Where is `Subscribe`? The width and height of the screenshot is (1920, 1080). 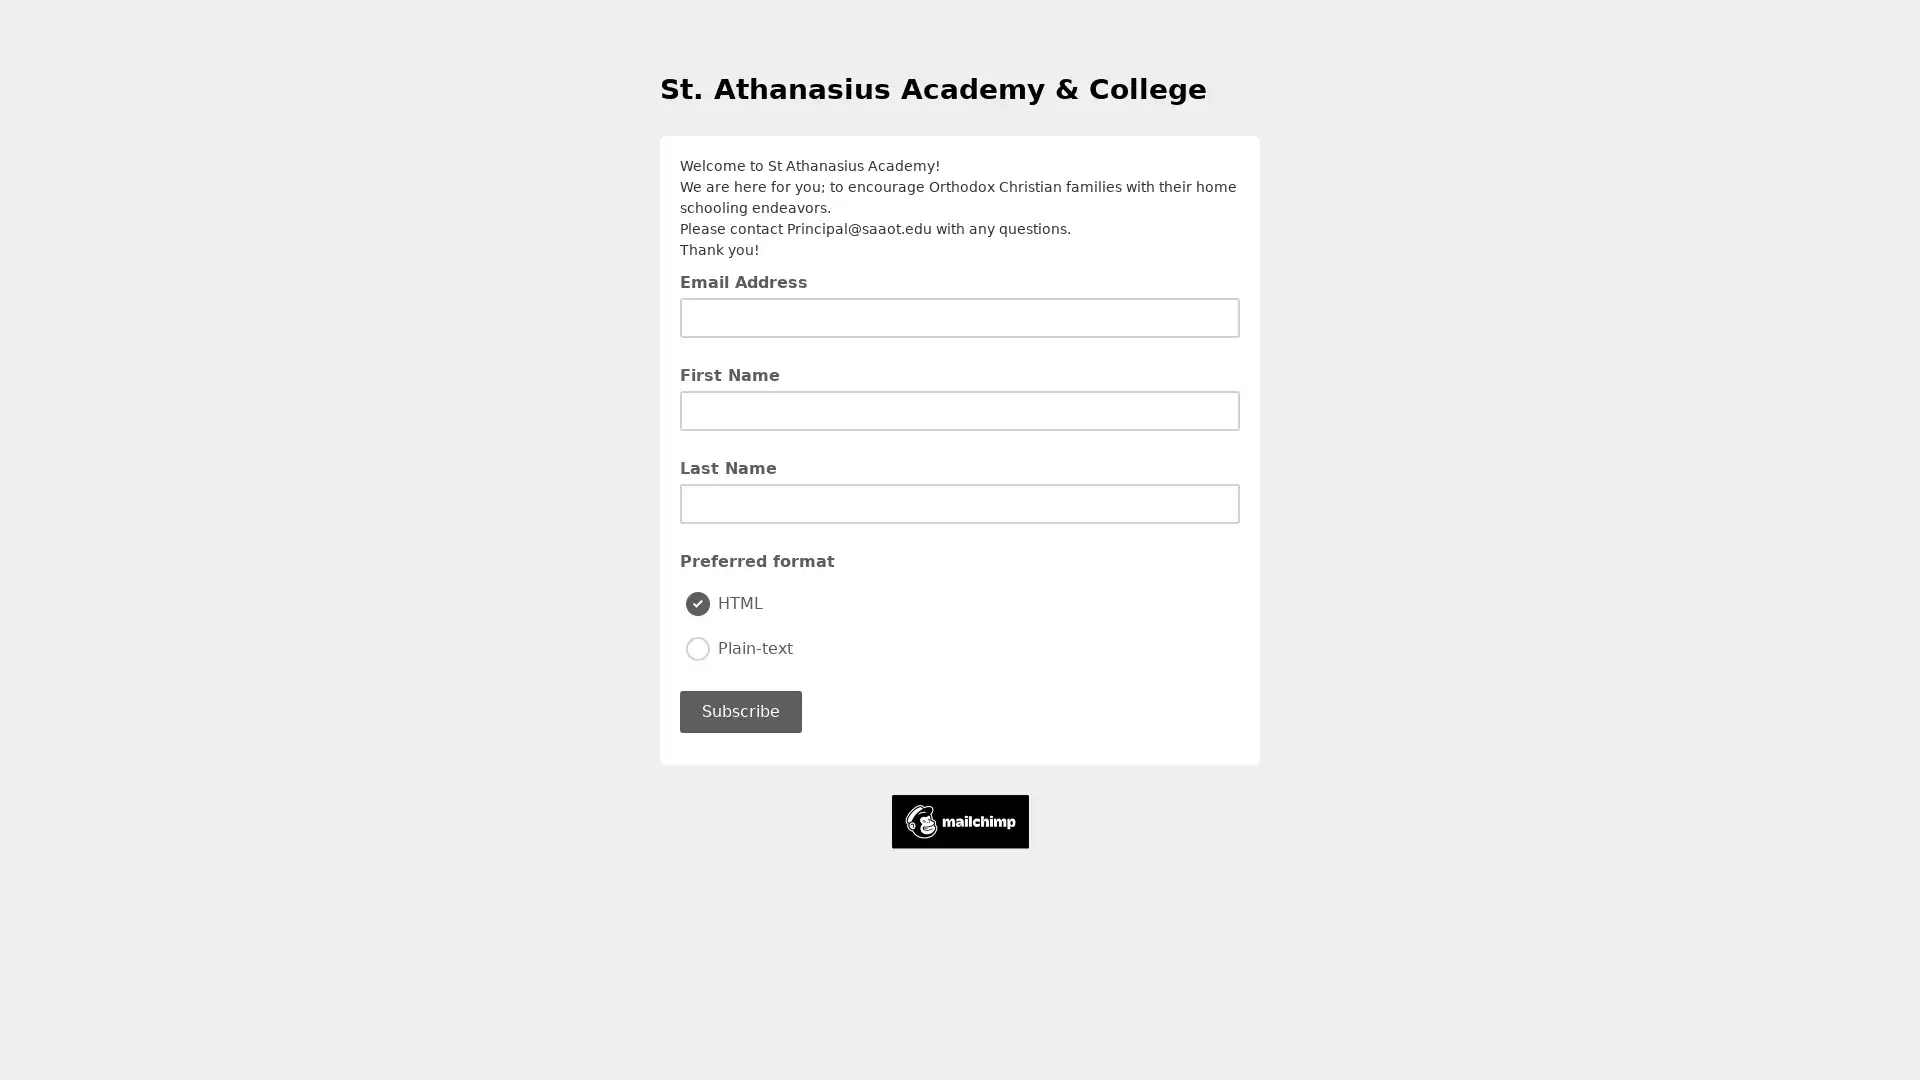 Subscribe is located at coordinates (739, 709).